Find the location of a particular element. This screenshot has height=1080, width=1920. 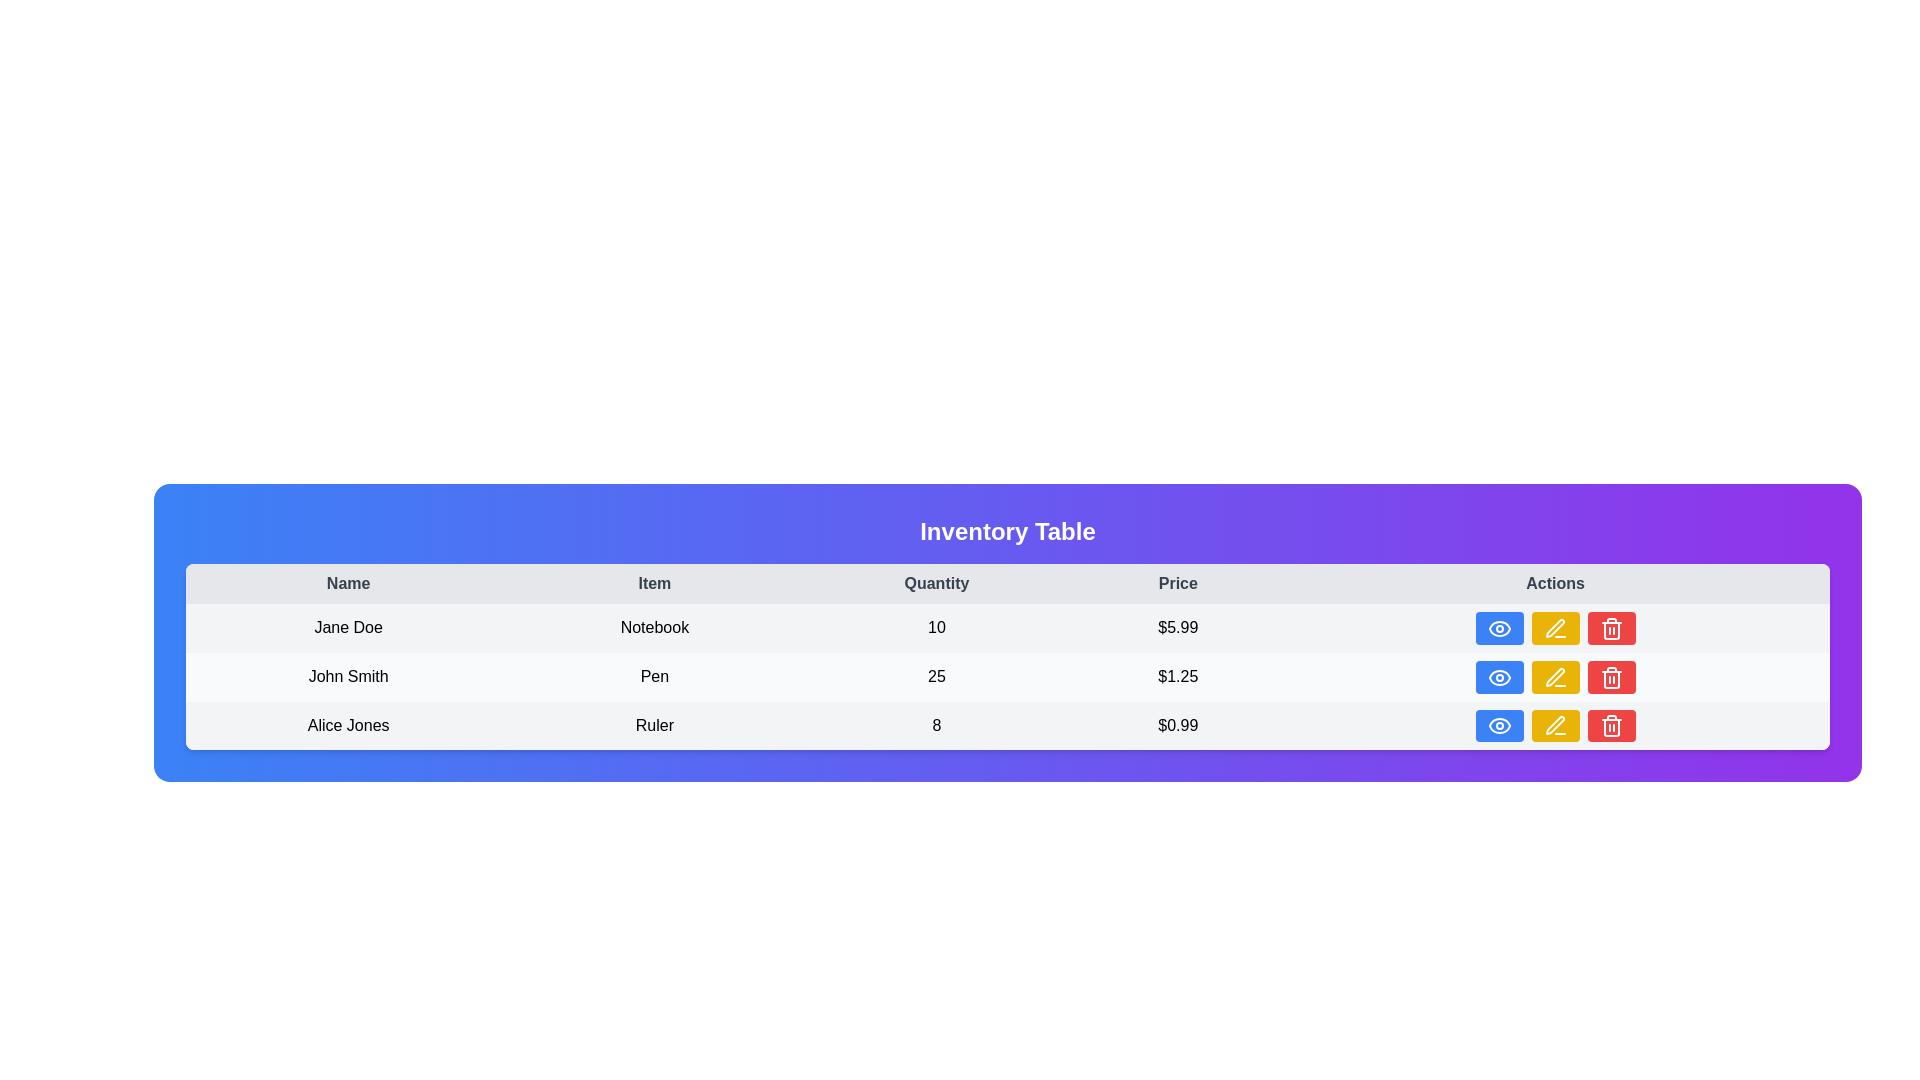

the 'Price' header label in the table, which is the fourth column from the left between 'Quantity' and 'Actions' is located at coordinates (1178, 583).